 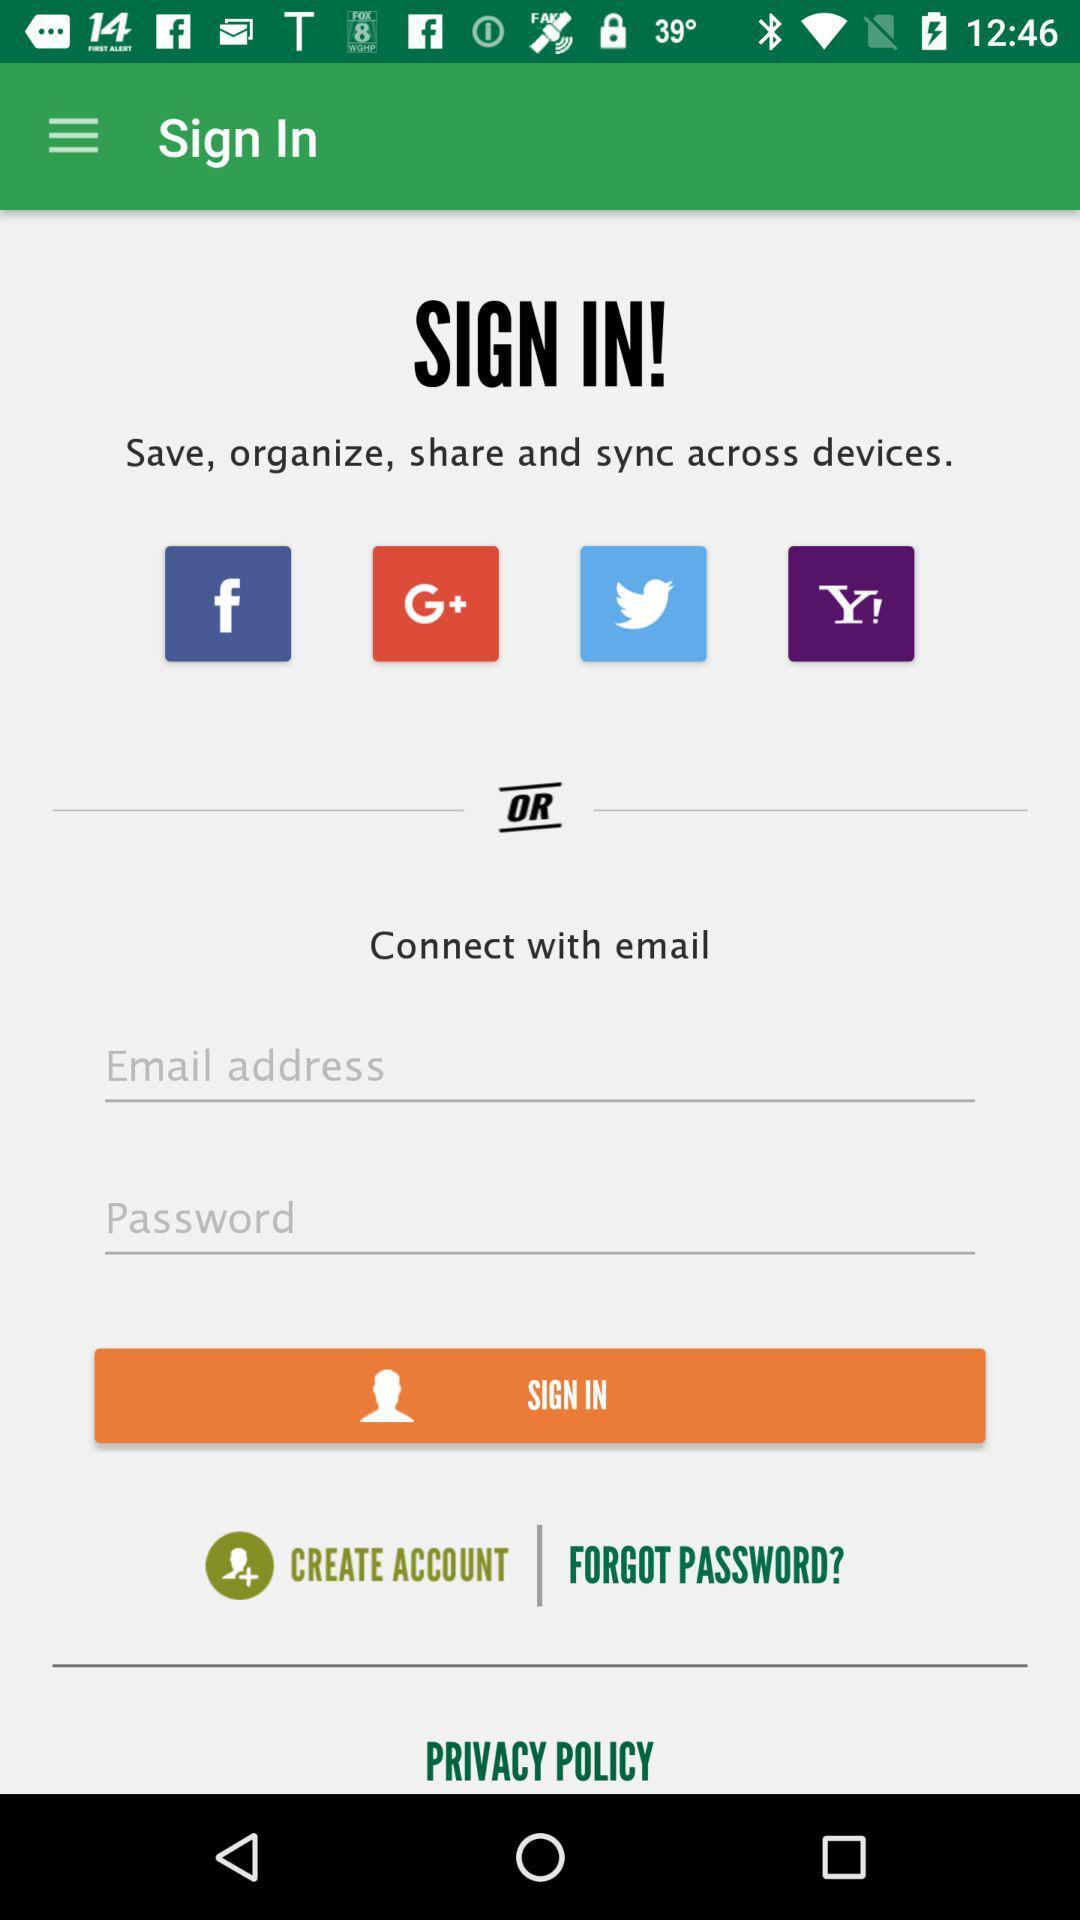 What do you see at coordinates (705, 1564) in the screenshot?
I see `the forgot password? icon` at bounding box center [705, 1564].